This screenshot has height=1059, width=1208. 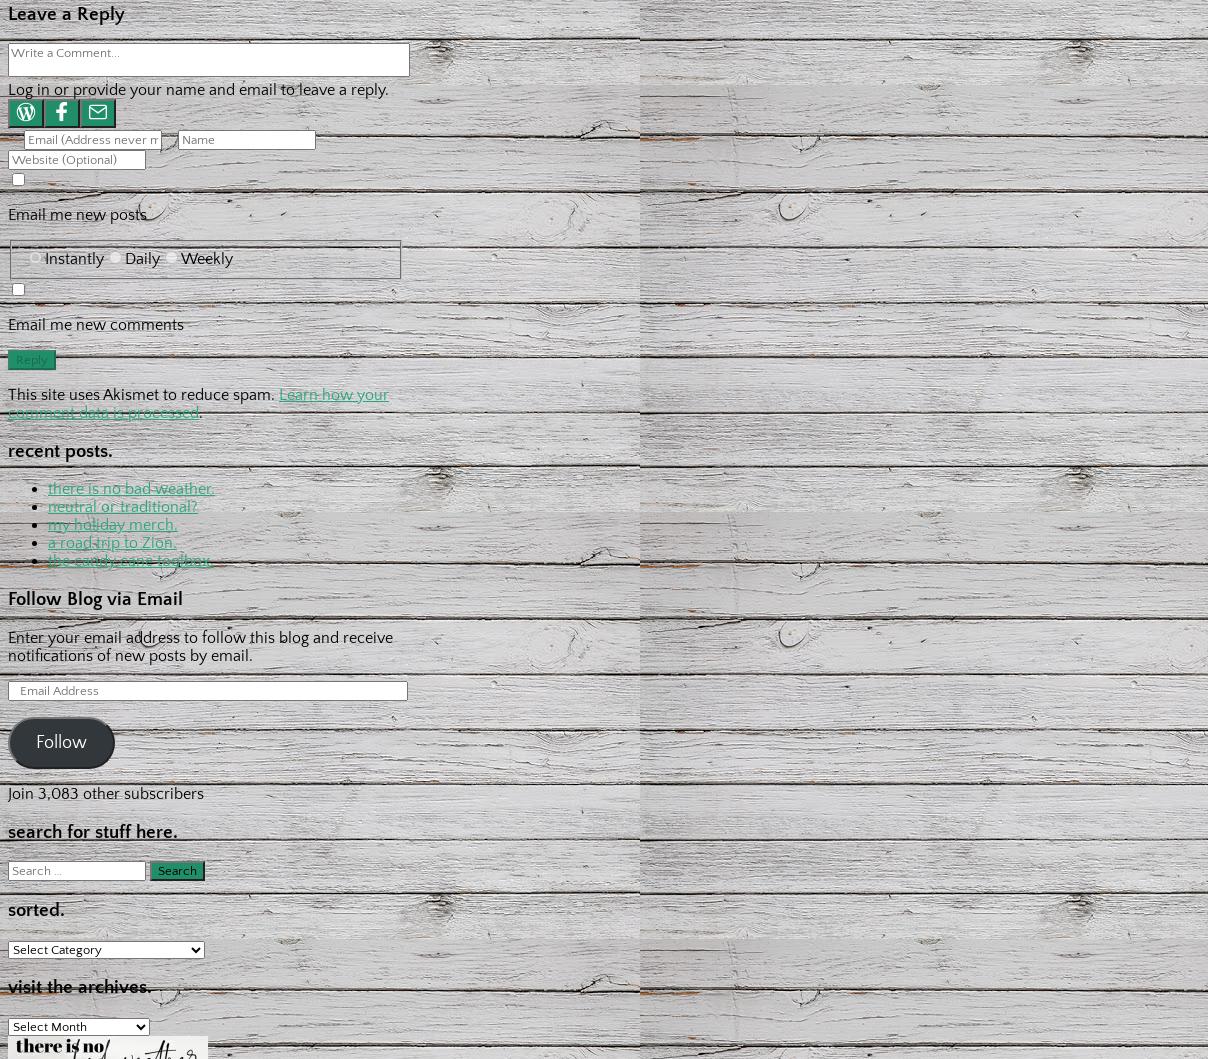 What do you see at coordinates (198, 401) in the screenshot?
I see `'Learn how your comment data is processed'` at bounding box center [198, 401].